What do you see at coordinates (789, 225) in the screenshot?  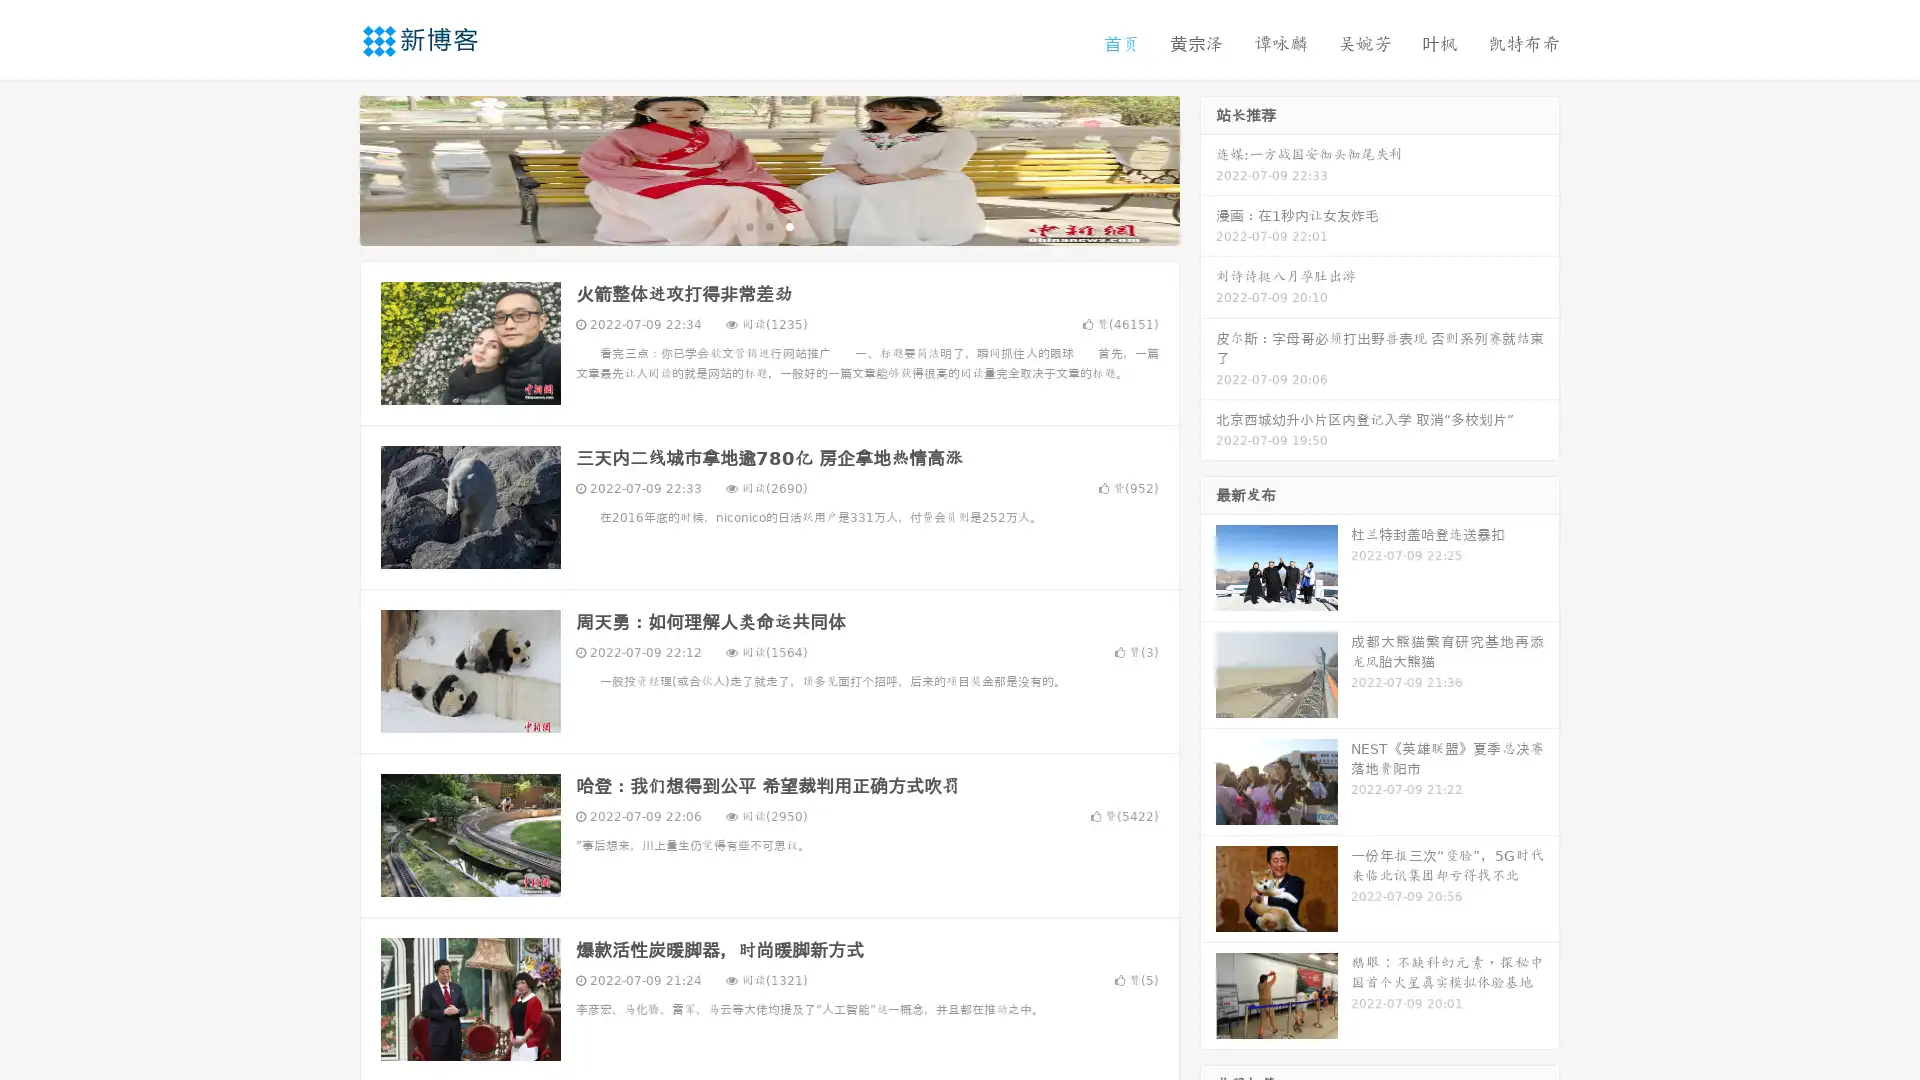 I see `Go to slide 3` at bounding box center [789, 225].